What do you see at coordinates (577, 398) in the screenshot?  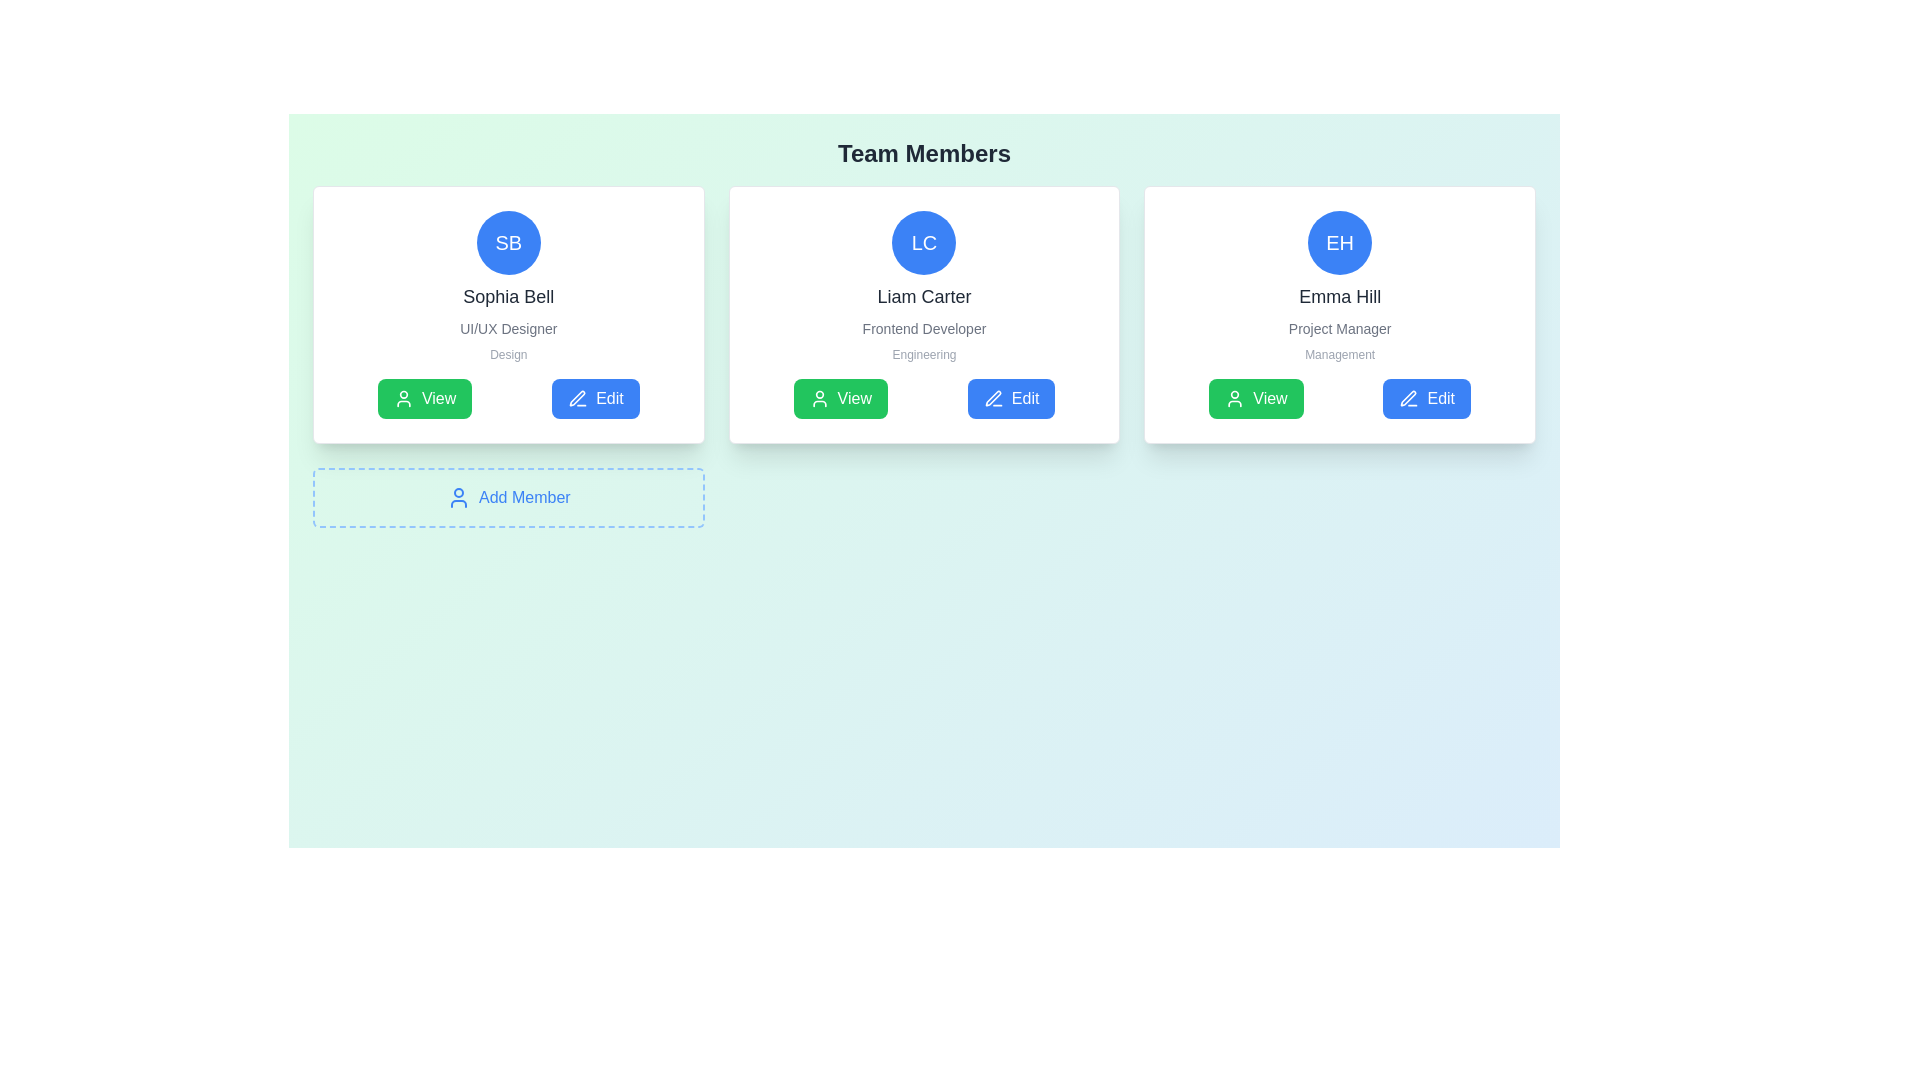 I see `the edit icon associated with the 'Sophia Bell' card in the 'Team Members' section` at bounding box center [577, 398].